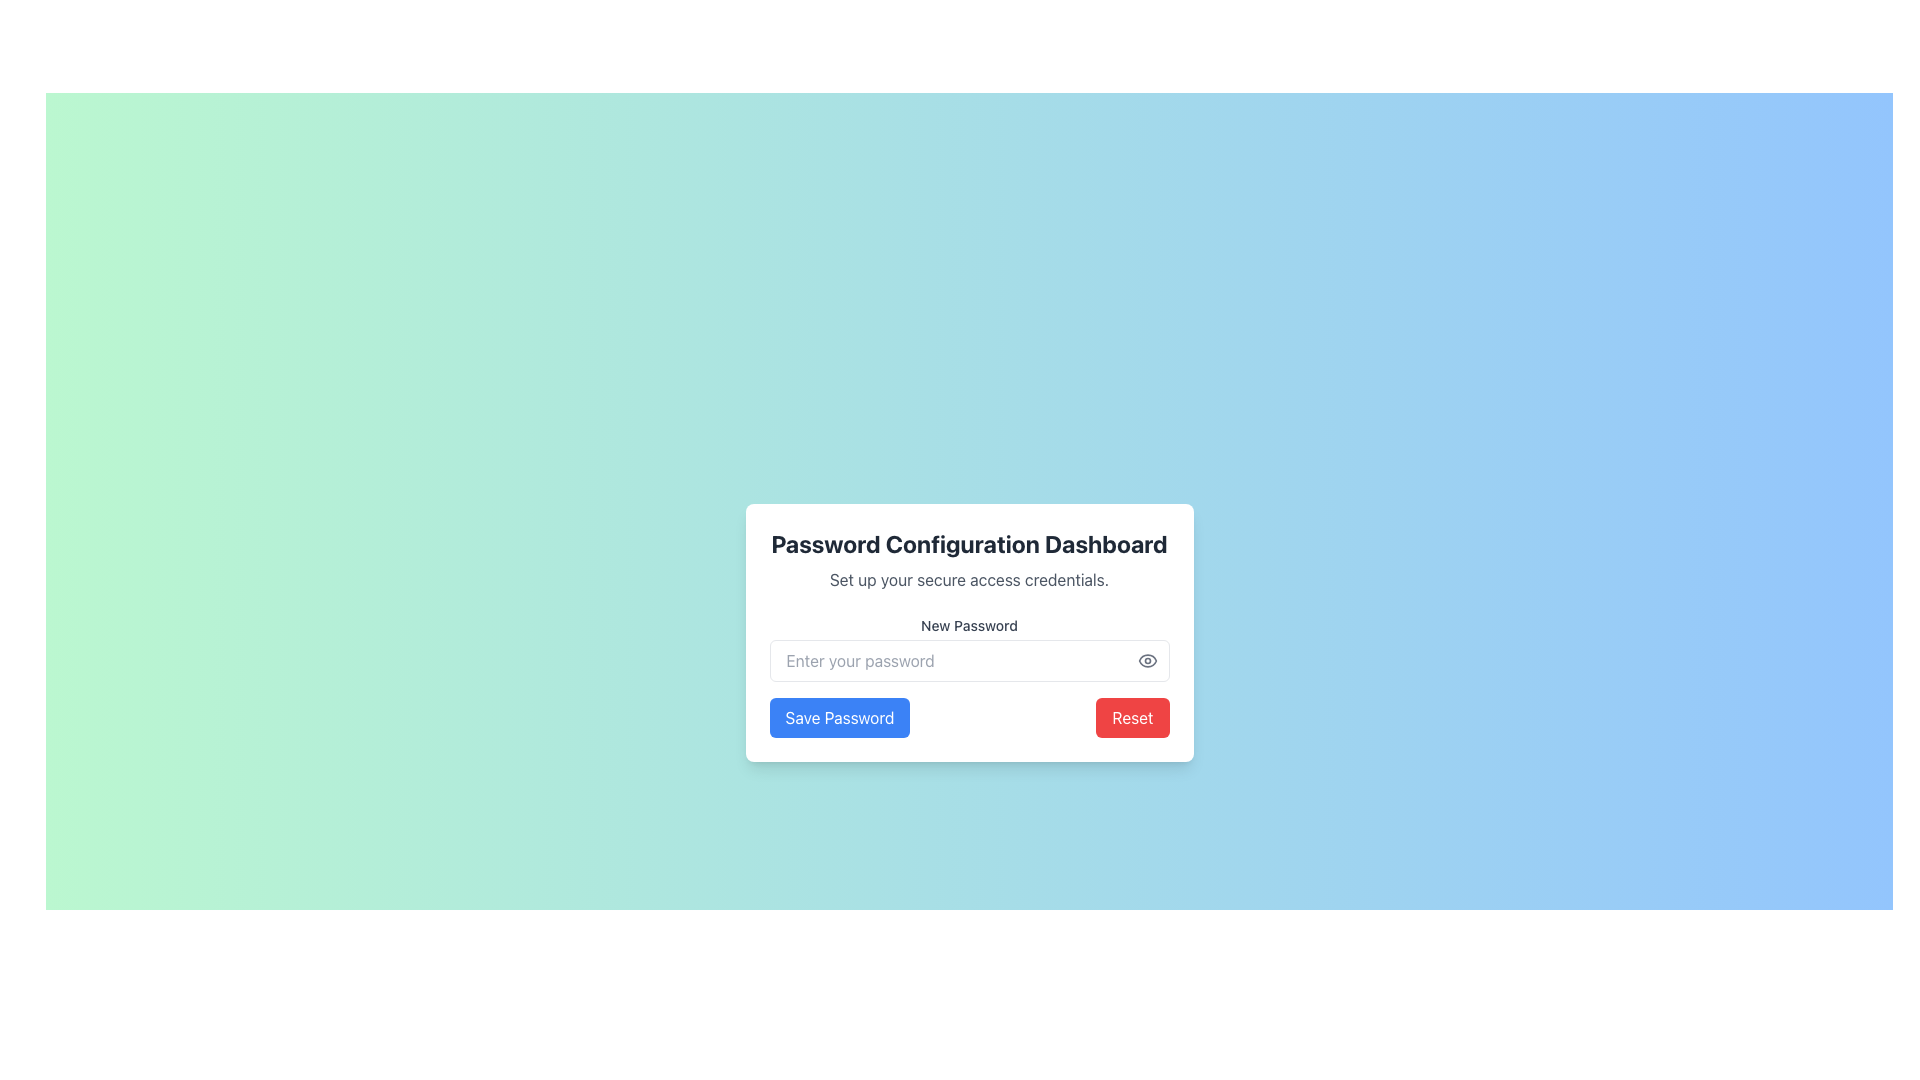 The width and height of the screenshot is (1920, 1080). Describe the element at coordinates (1132, 716) in the screenshot. I see `the reset password button located at the bottom-right corner of the modal dialog, adjacent to the 'Save Password' button` at that location.